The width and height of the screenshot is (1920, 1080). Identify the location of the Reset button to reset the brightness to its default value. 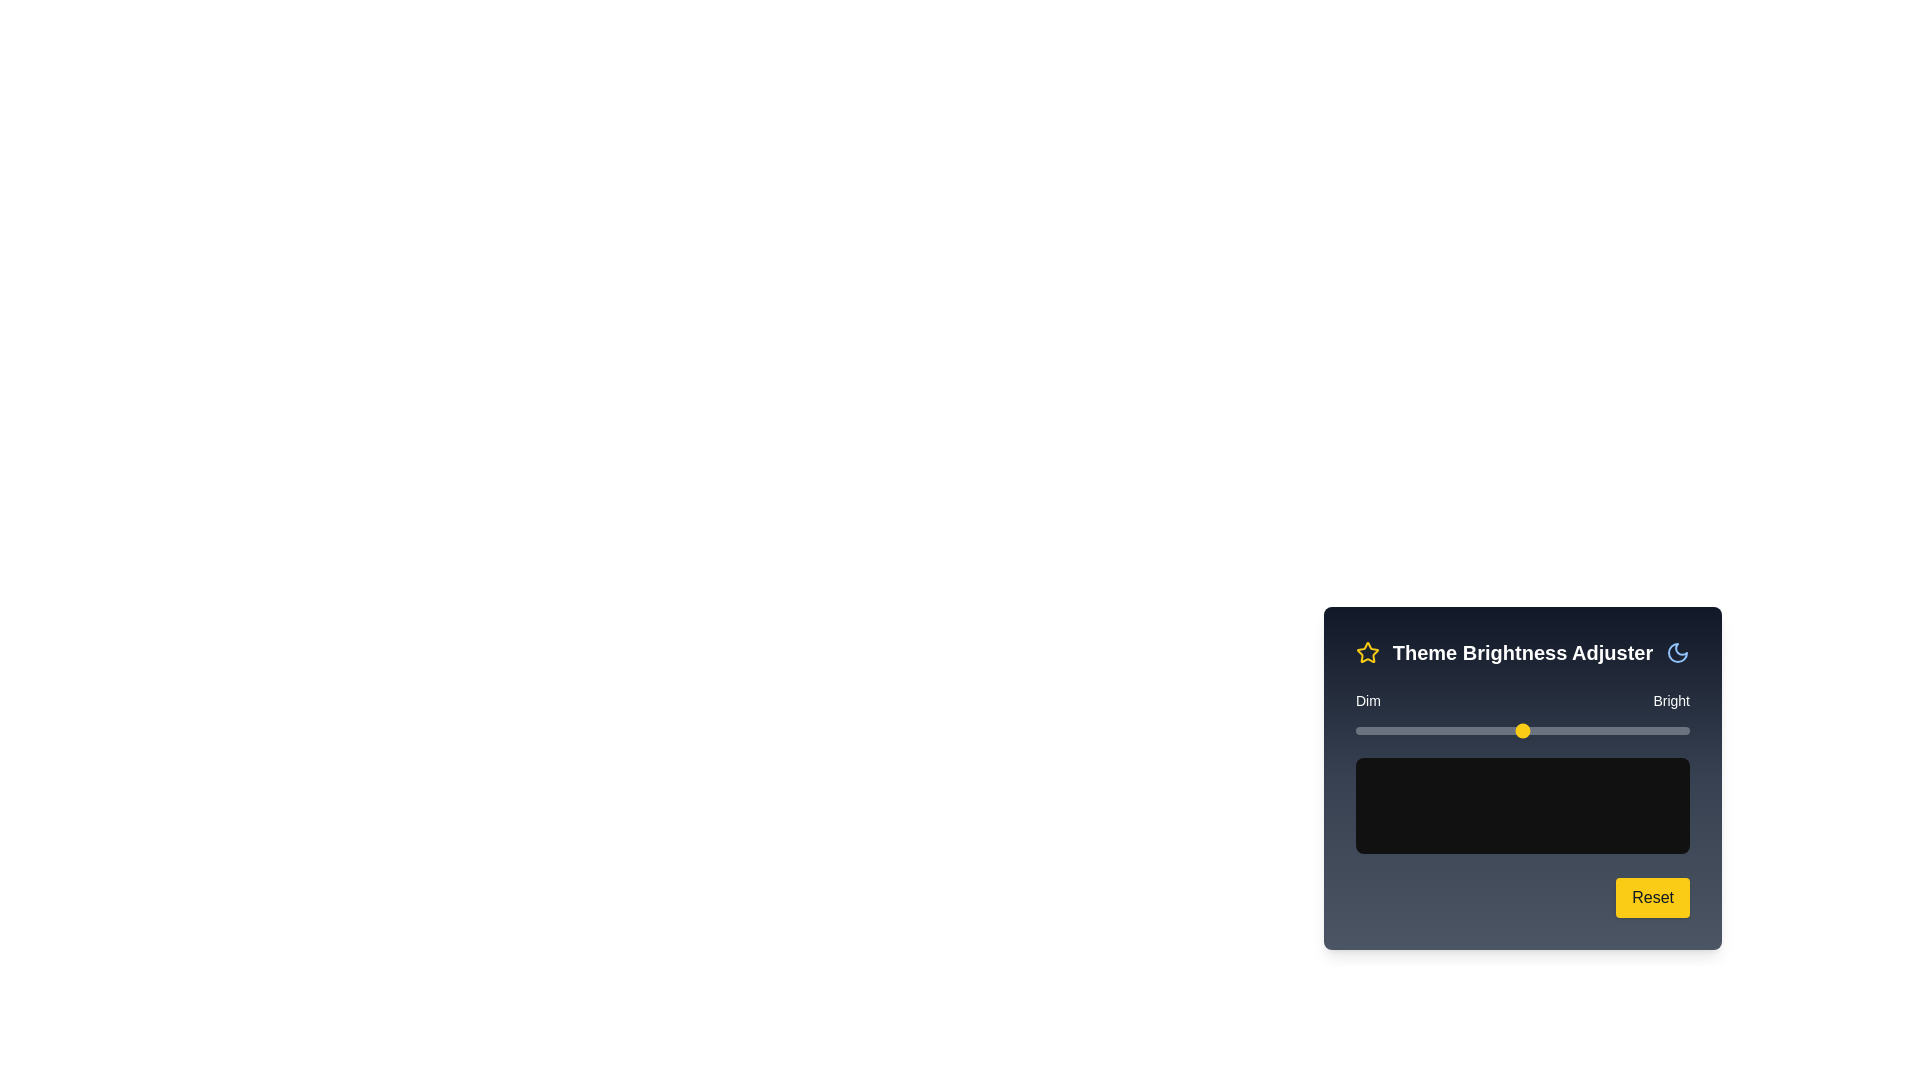
(1652, 897).